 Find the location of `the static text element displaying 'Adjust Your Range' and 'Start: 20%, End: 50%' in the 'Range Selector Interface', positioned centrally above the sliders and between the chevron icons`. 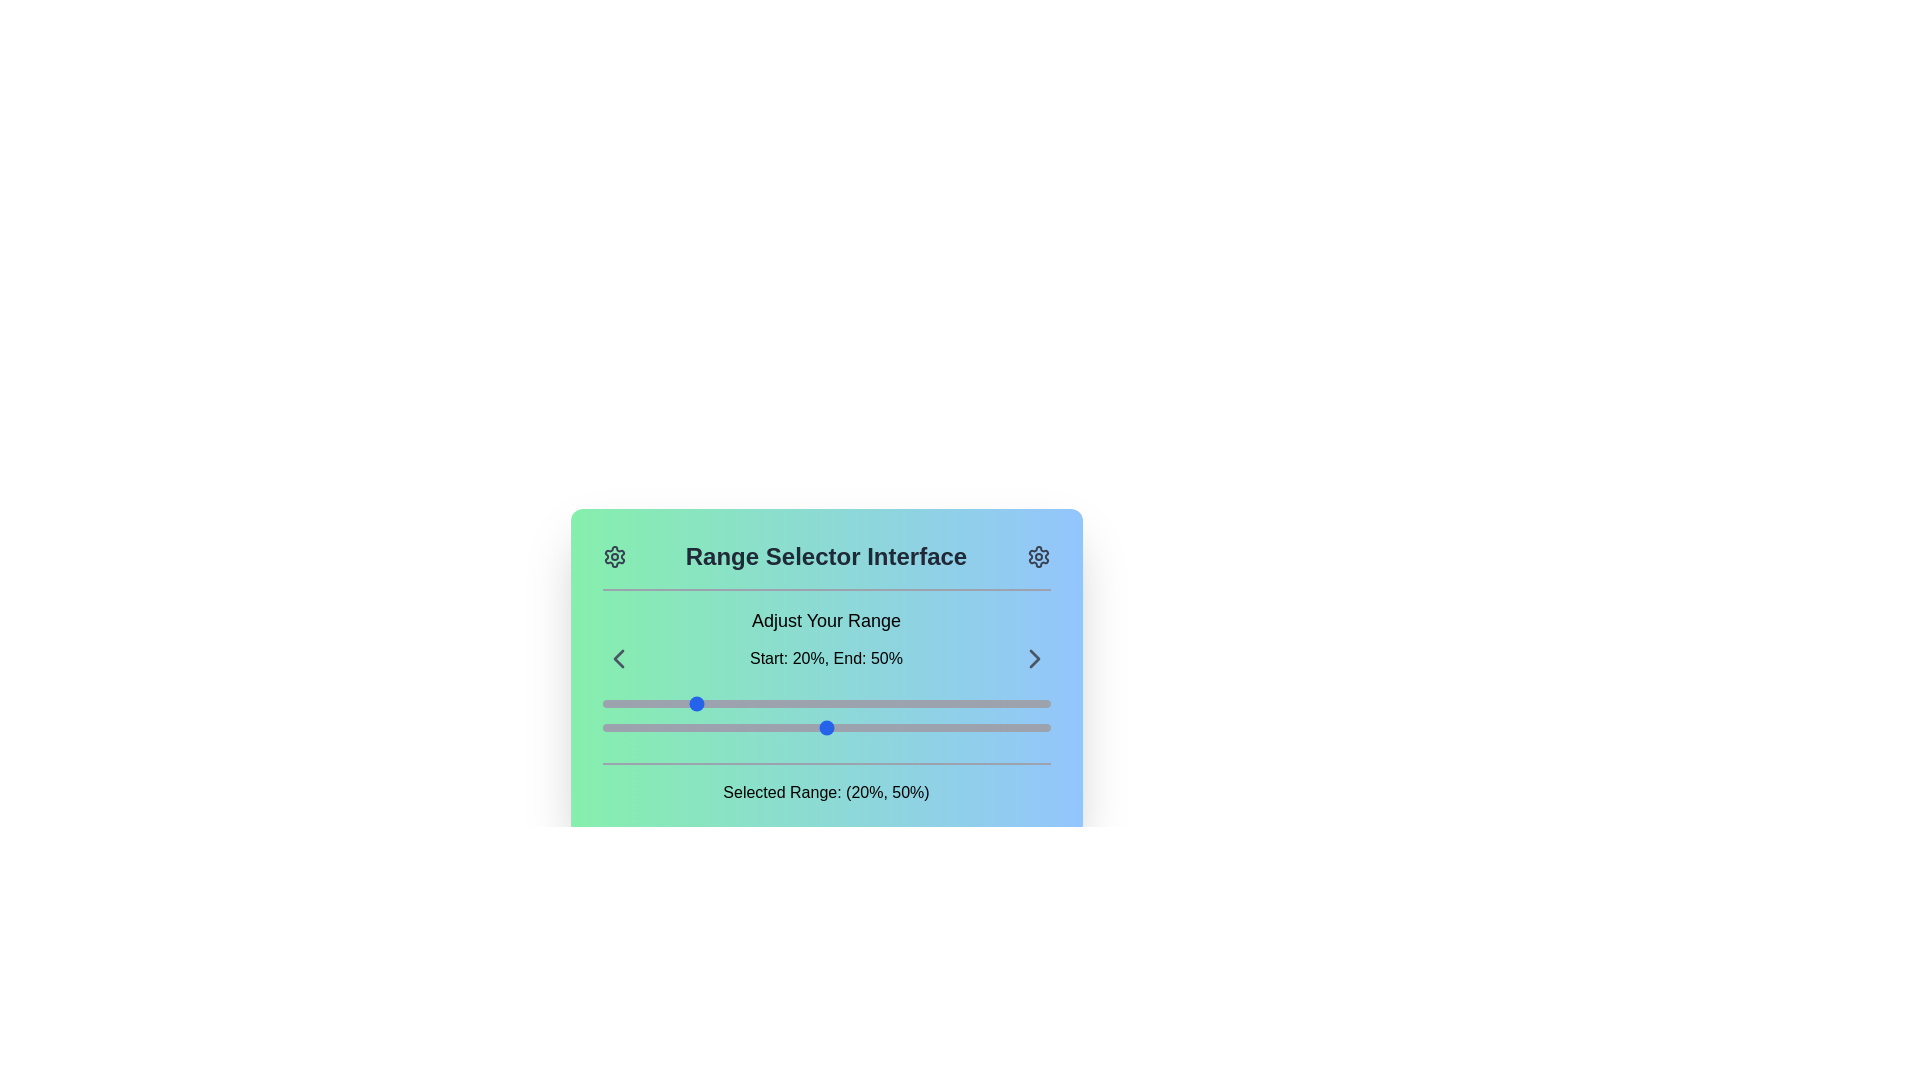

the static text element displaying 'Adjust Your Range' and 'Start: 20%, End: 50%' in the 'Range Selector Interface', positioned centrally above the sliders and between the chevron icons is located at coordinates (826, 672).